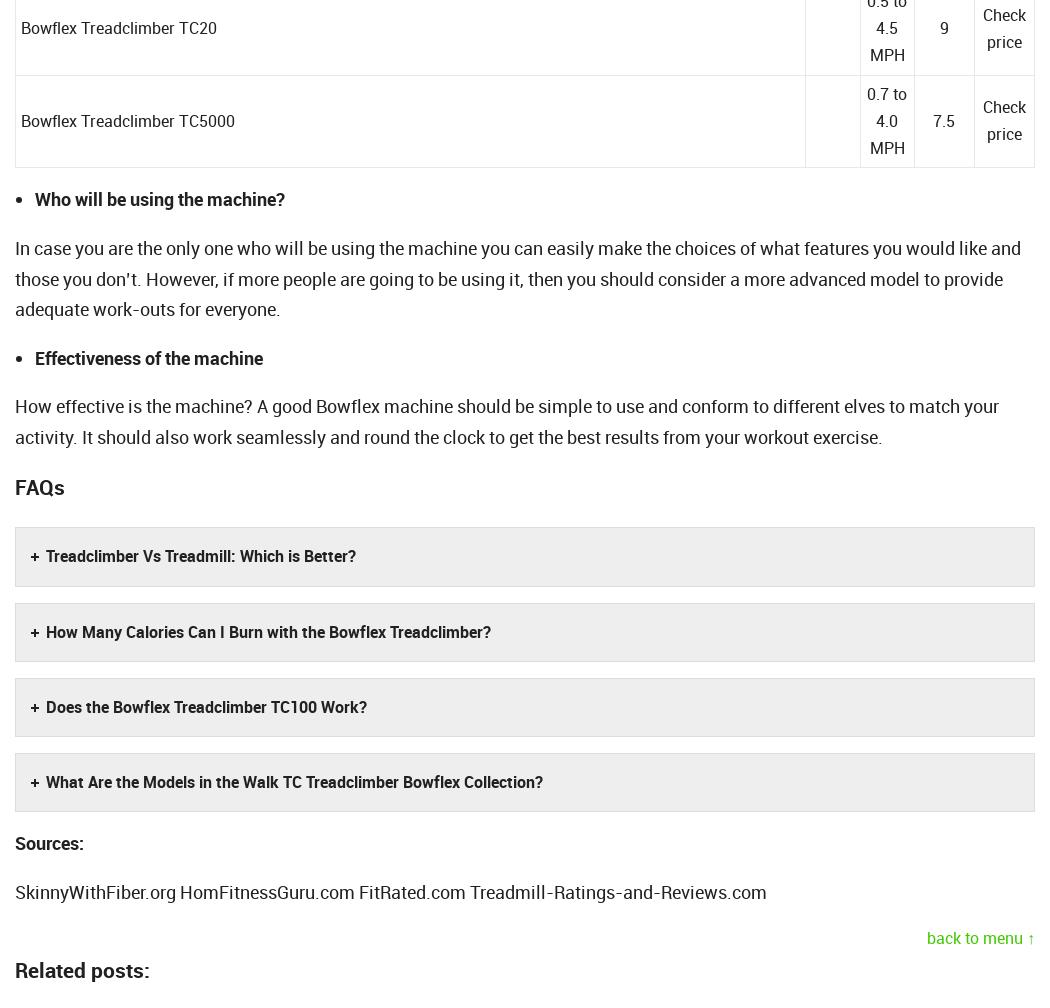 The width and height of the screenshot is (1050, 1008). What do you see at coordinates (942, 28) in the screenshot?
I see `'9'` at bounding box center [942, 28].